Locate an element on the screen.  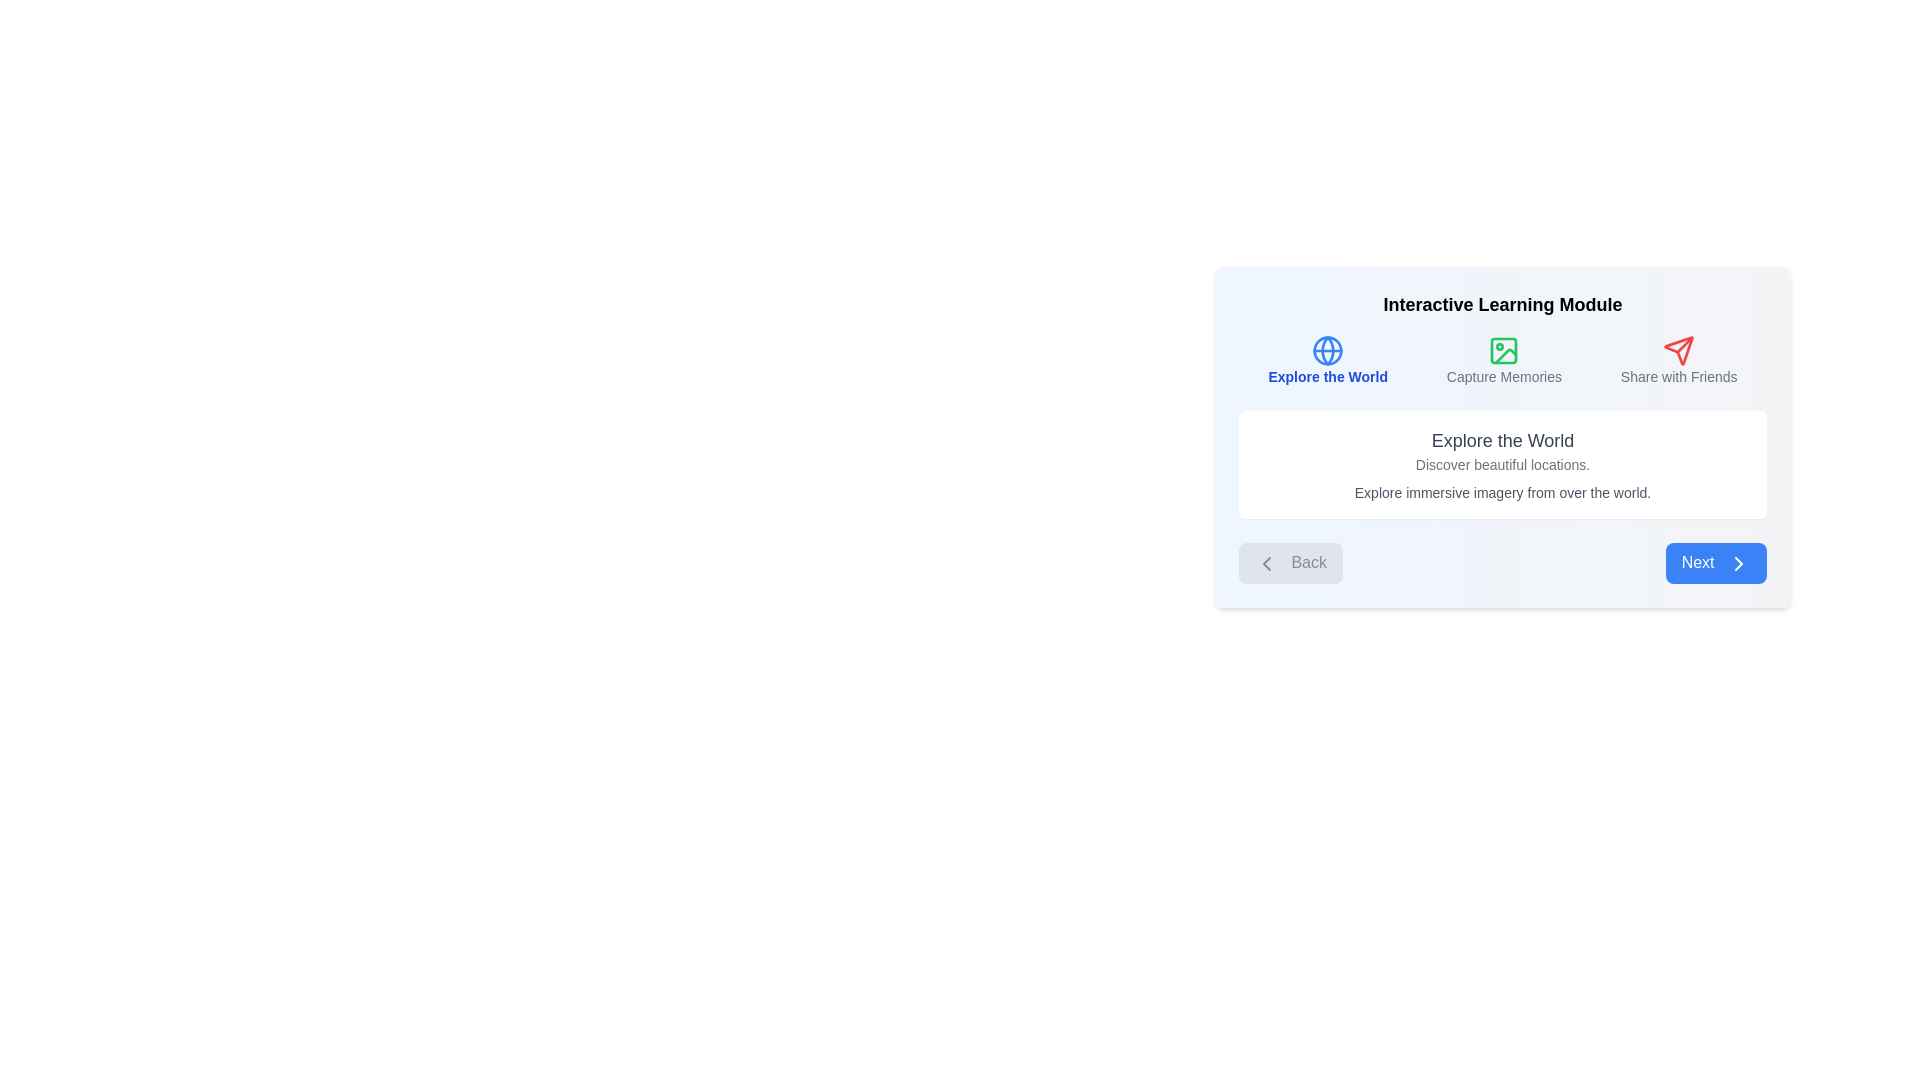
the text label that explains the functionality of the adjacent red paper plane icon, located in the top-right corner of the box grouping three sections is located at coordinates (1679, 377).